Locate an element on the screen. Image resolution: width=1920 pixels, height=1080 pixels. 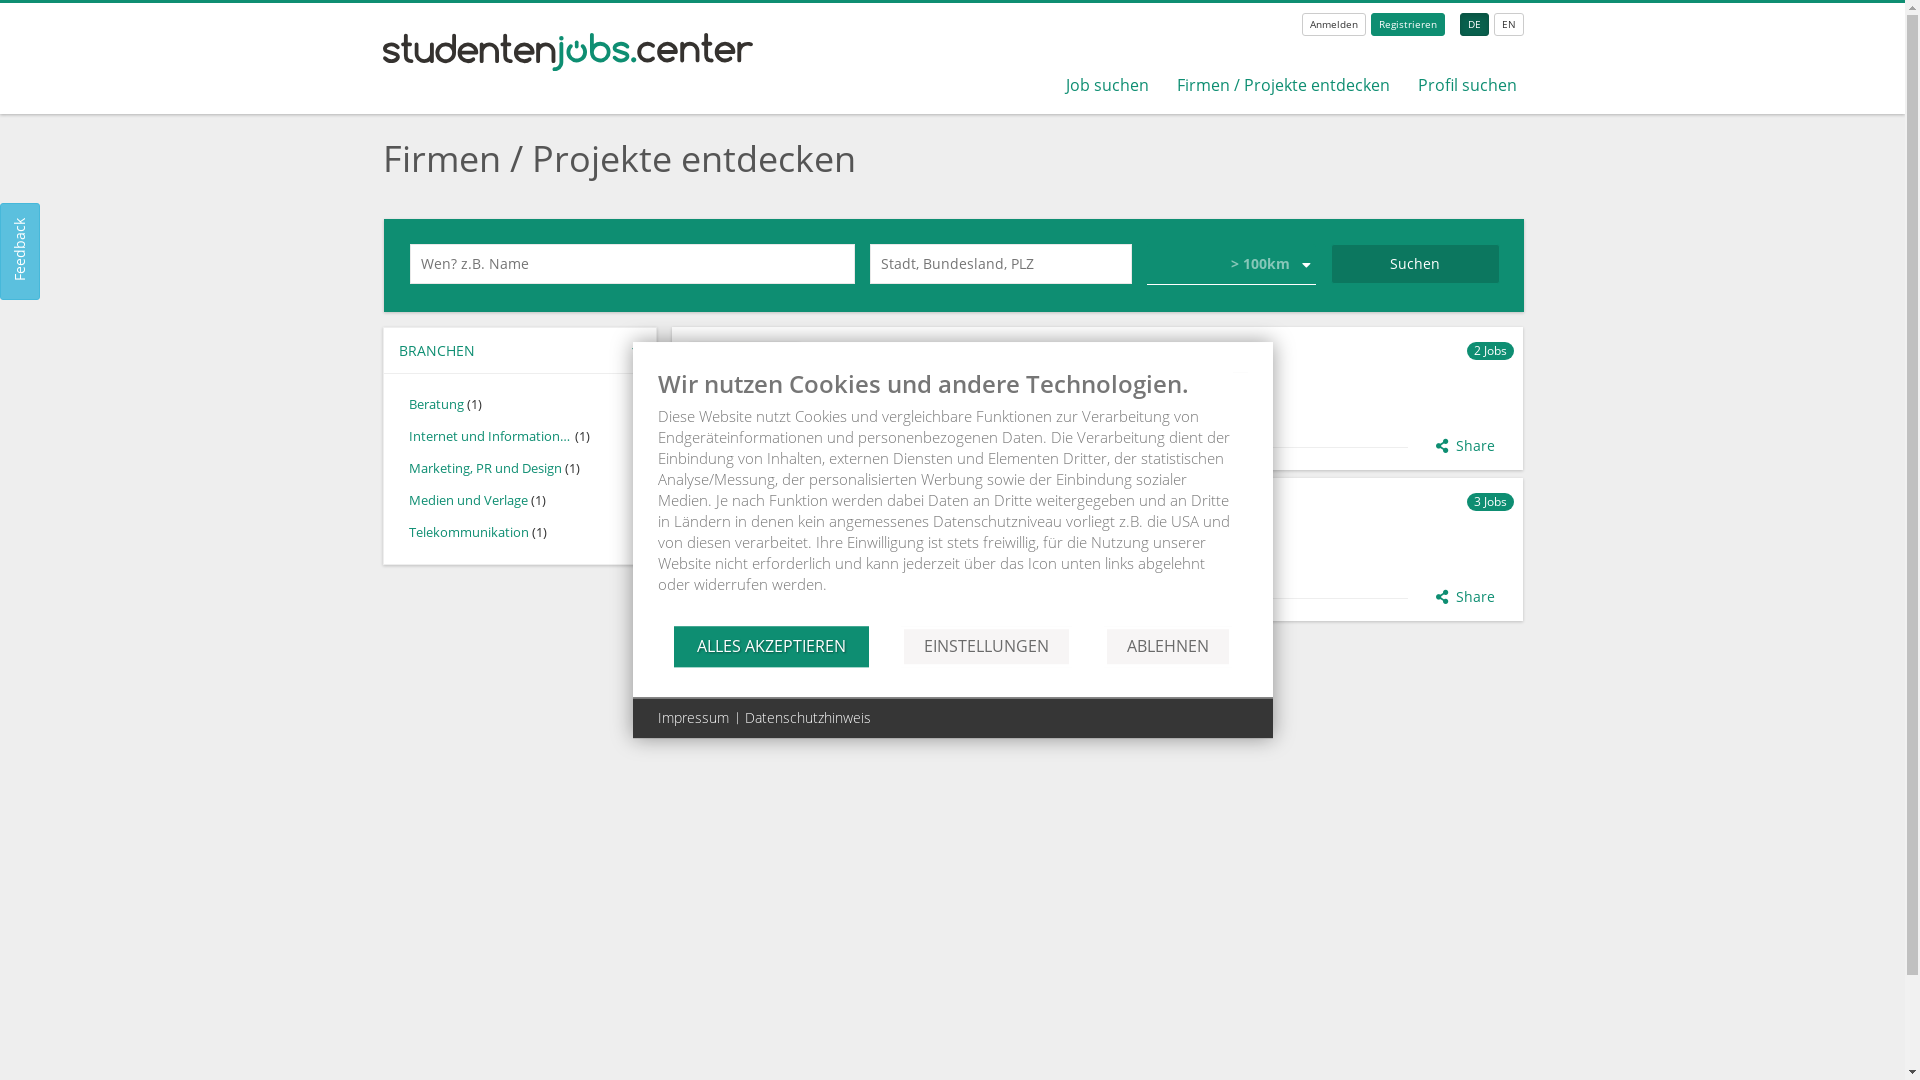
'Job suchen' is located at coordinates (1106, 83).